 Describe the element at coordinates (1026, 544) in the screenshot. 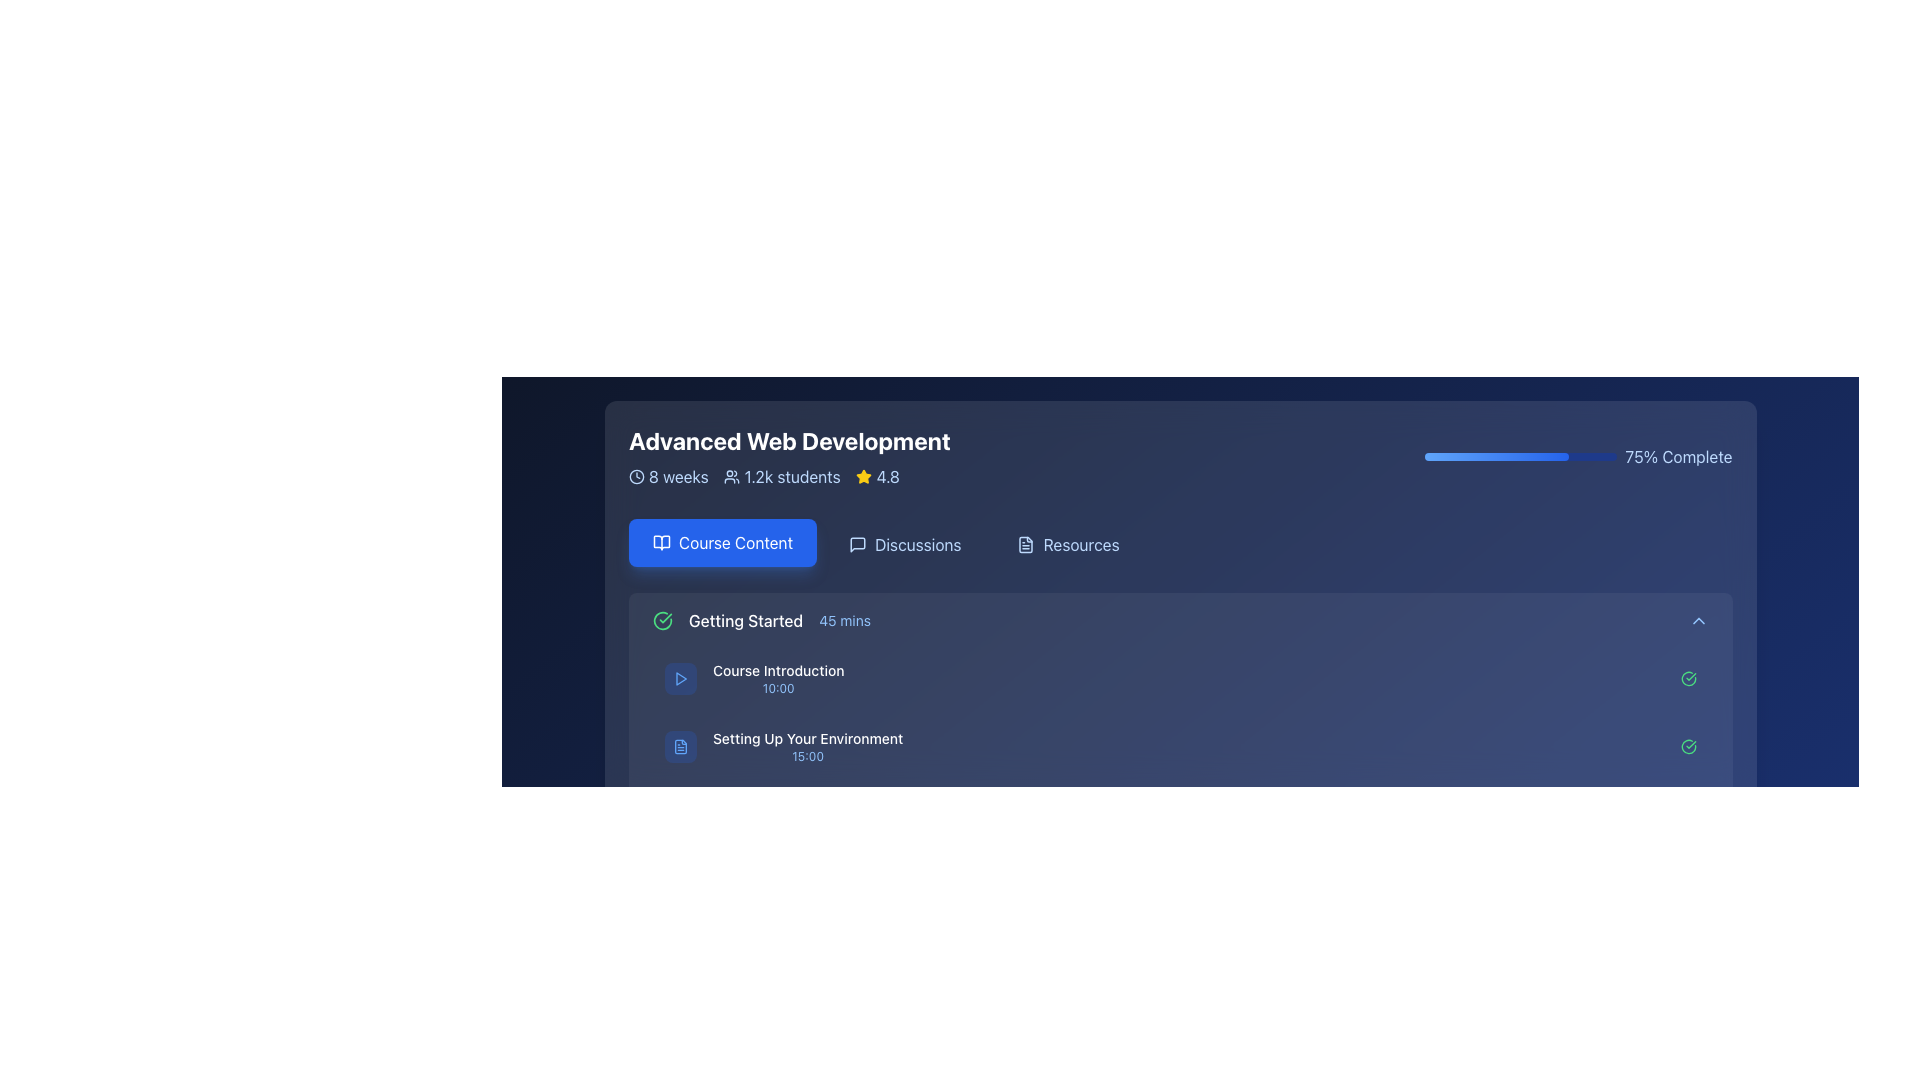

I see `the 'Resources' button which contains the small document icon styled with a white outline and blue background, located in the top horizontal navigation menu` at that location.